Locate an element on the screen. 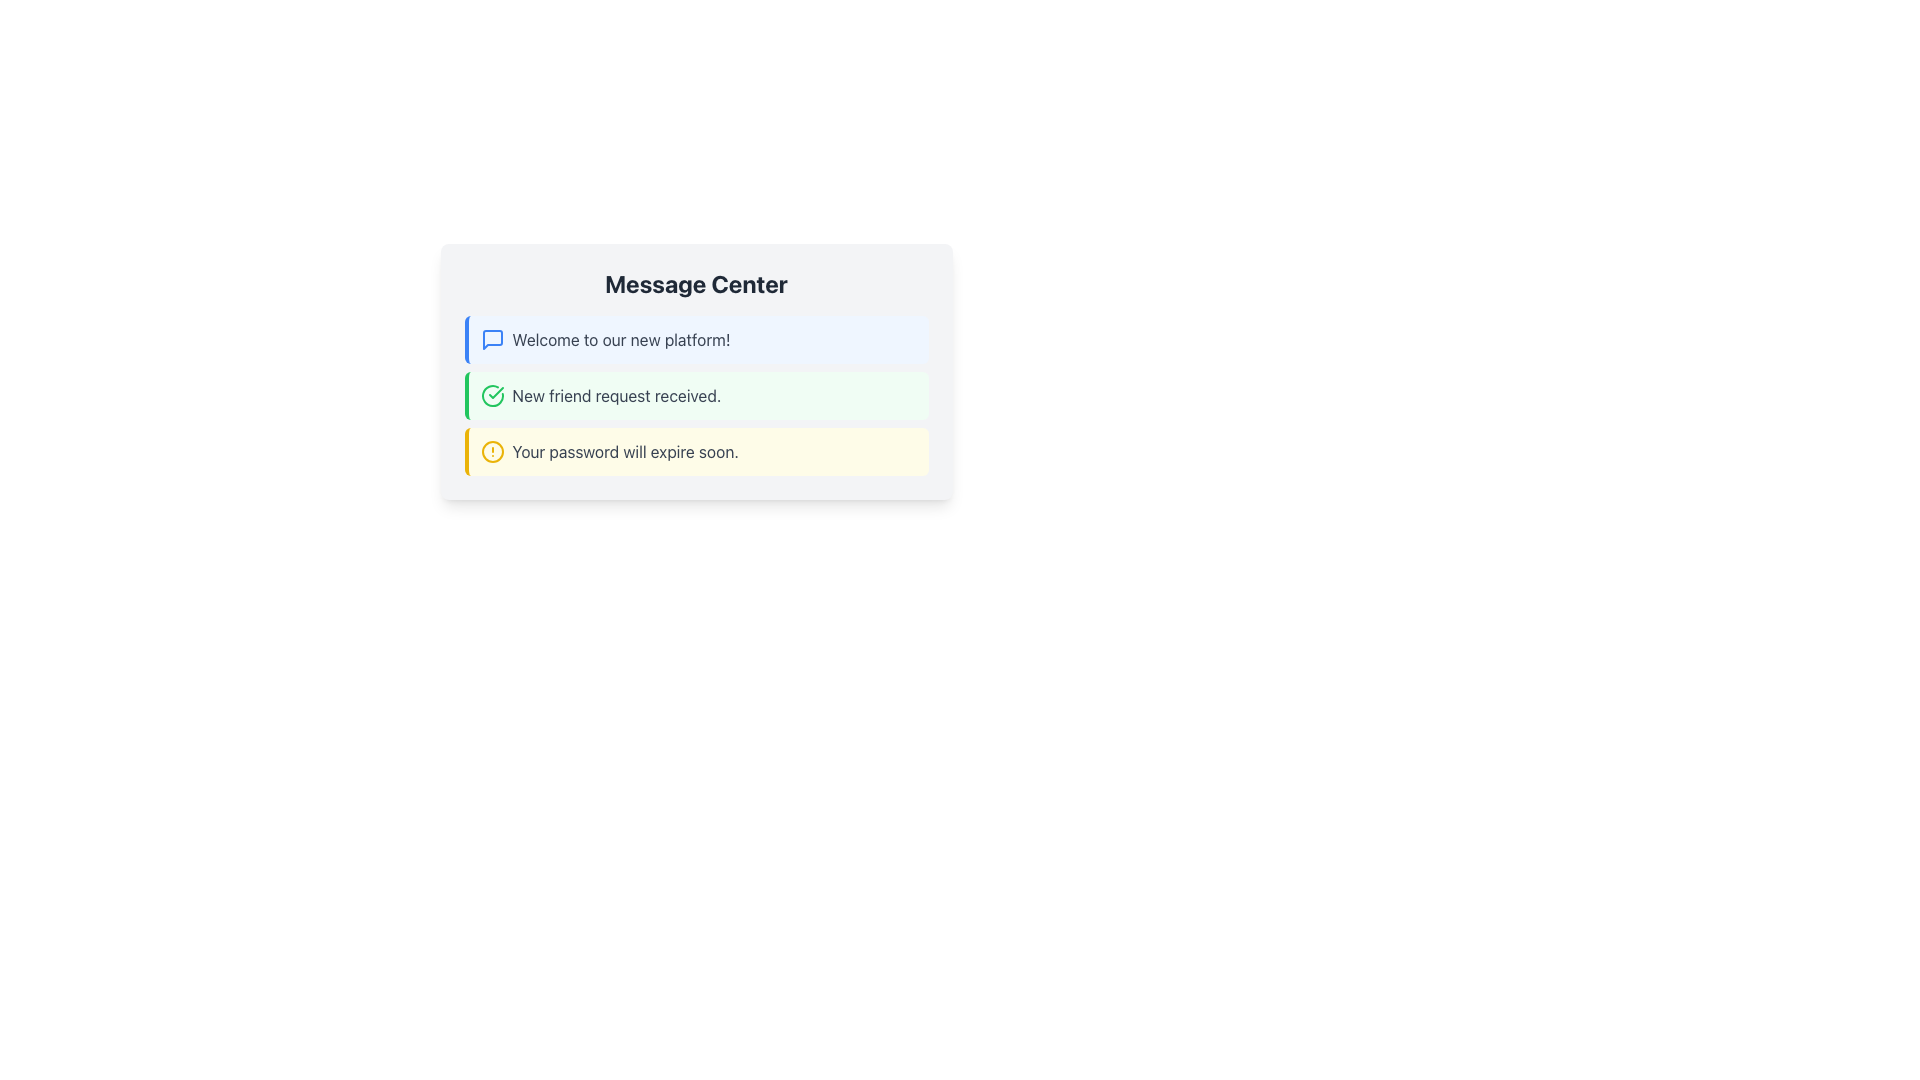 This screenshot has width=1920, height=1080. the success confirmation icon located to the left of the 'New friend request received.' notification is located at coordinates (492, 396).